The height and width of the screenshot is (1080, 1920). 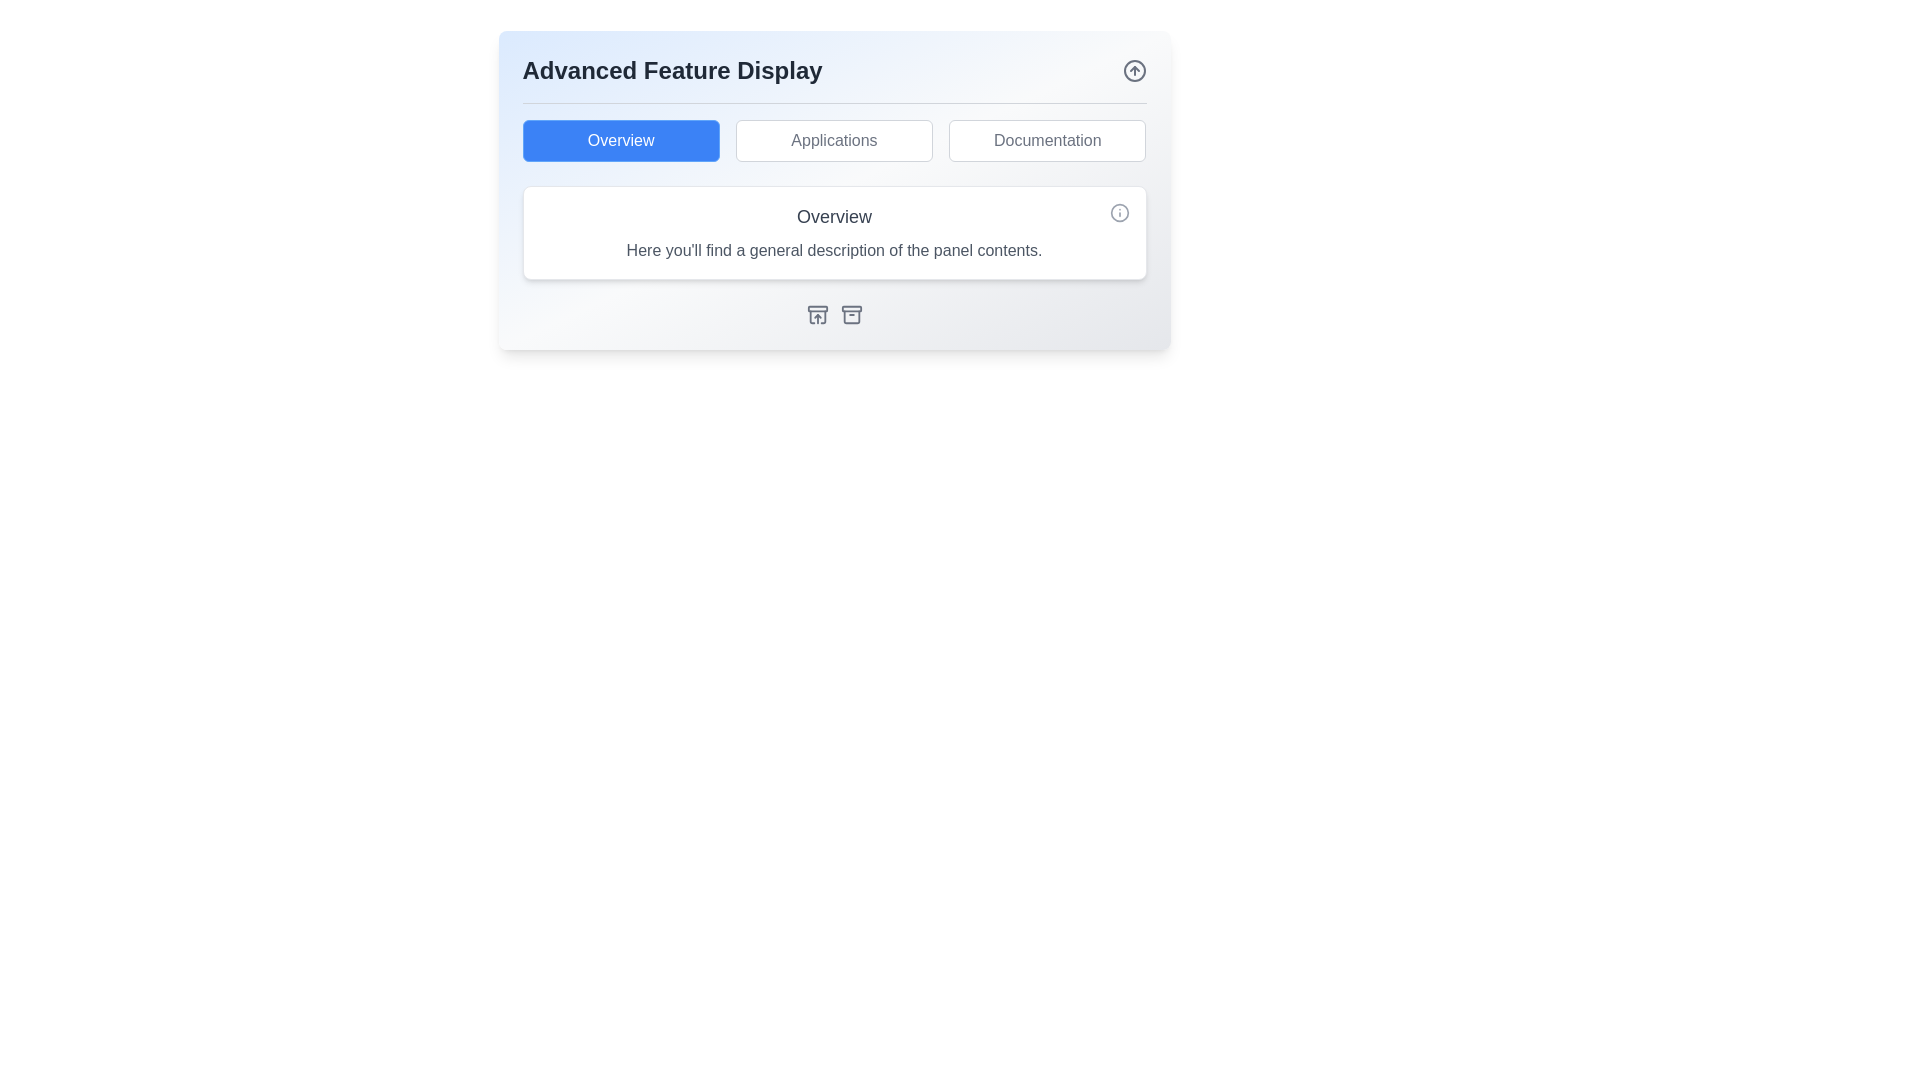 What do you see at coordinates (620, 140) in the screenshot?
I see `the 'Overview' button located at the top-left corner of the horizontal grid of buttons` at bounding box center [620, 140].